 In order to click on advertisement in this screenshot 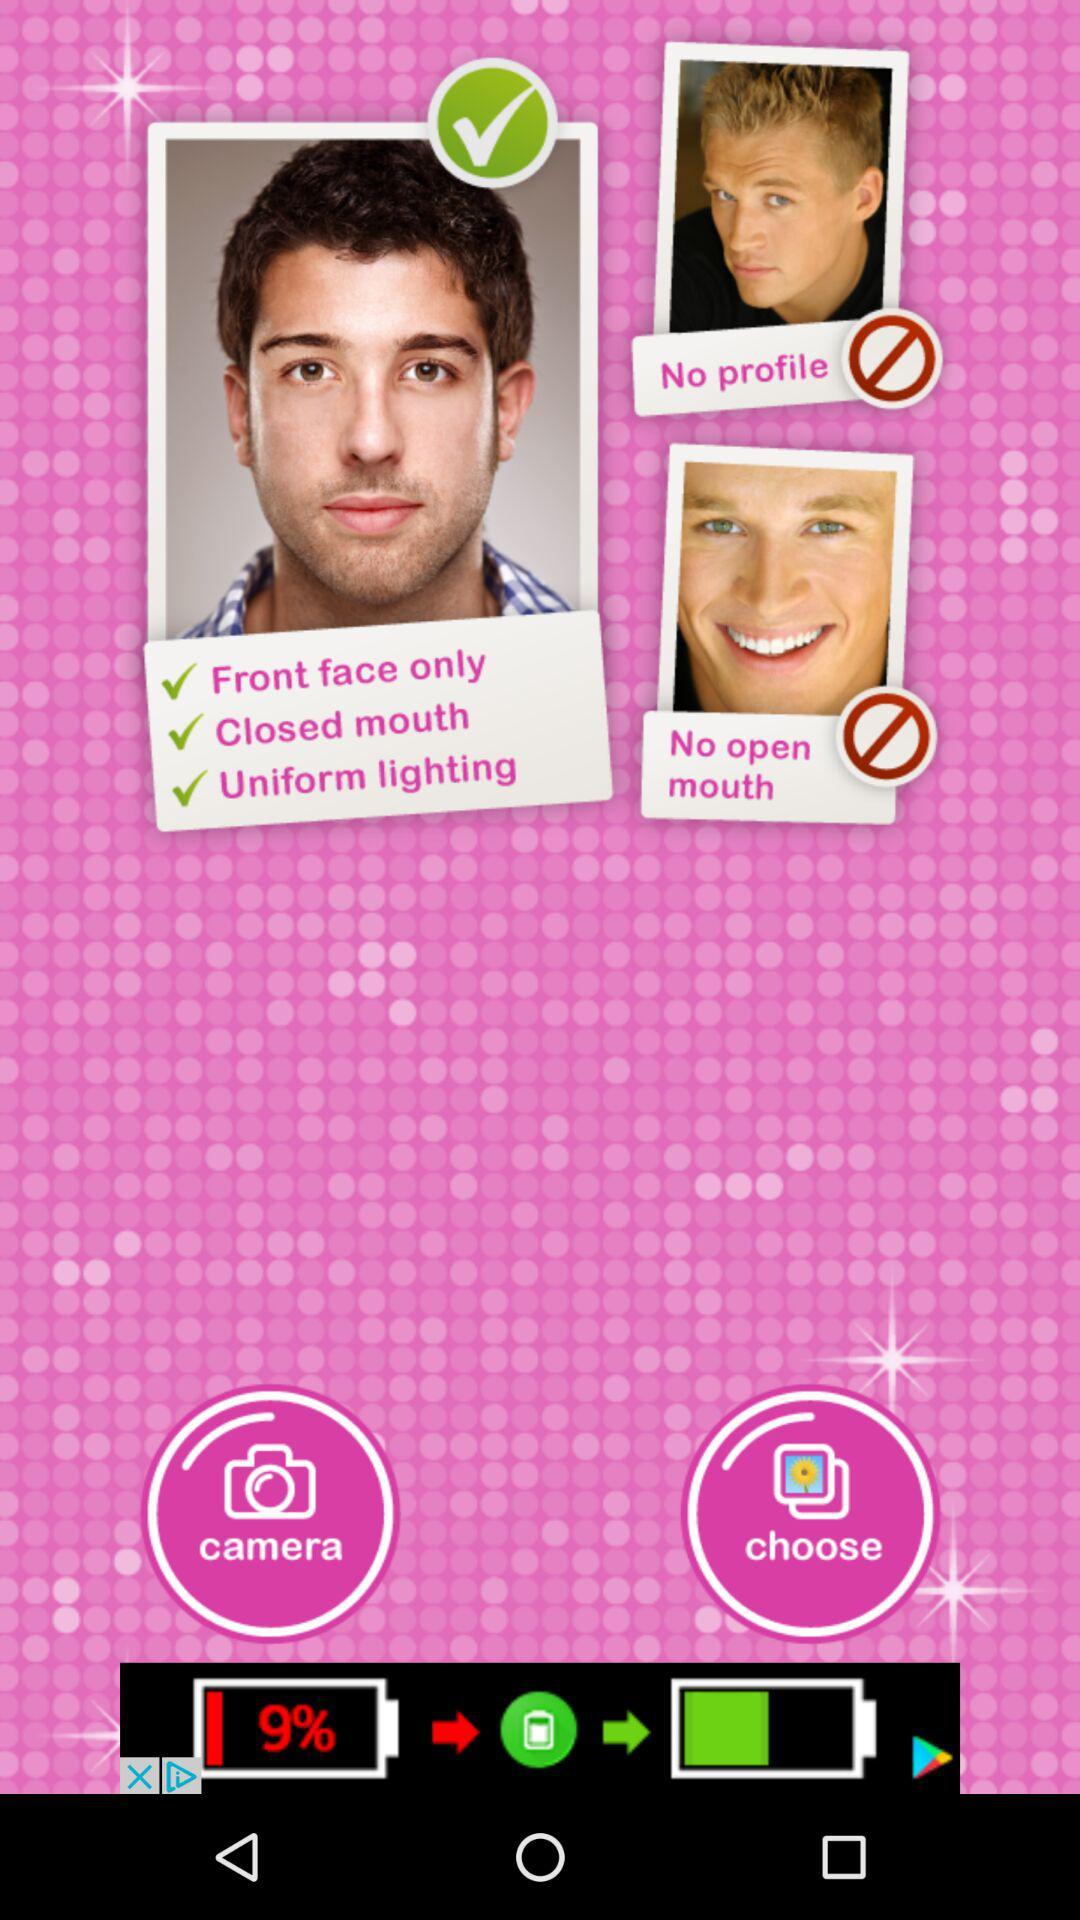, I will do `click(540, 1727)`.